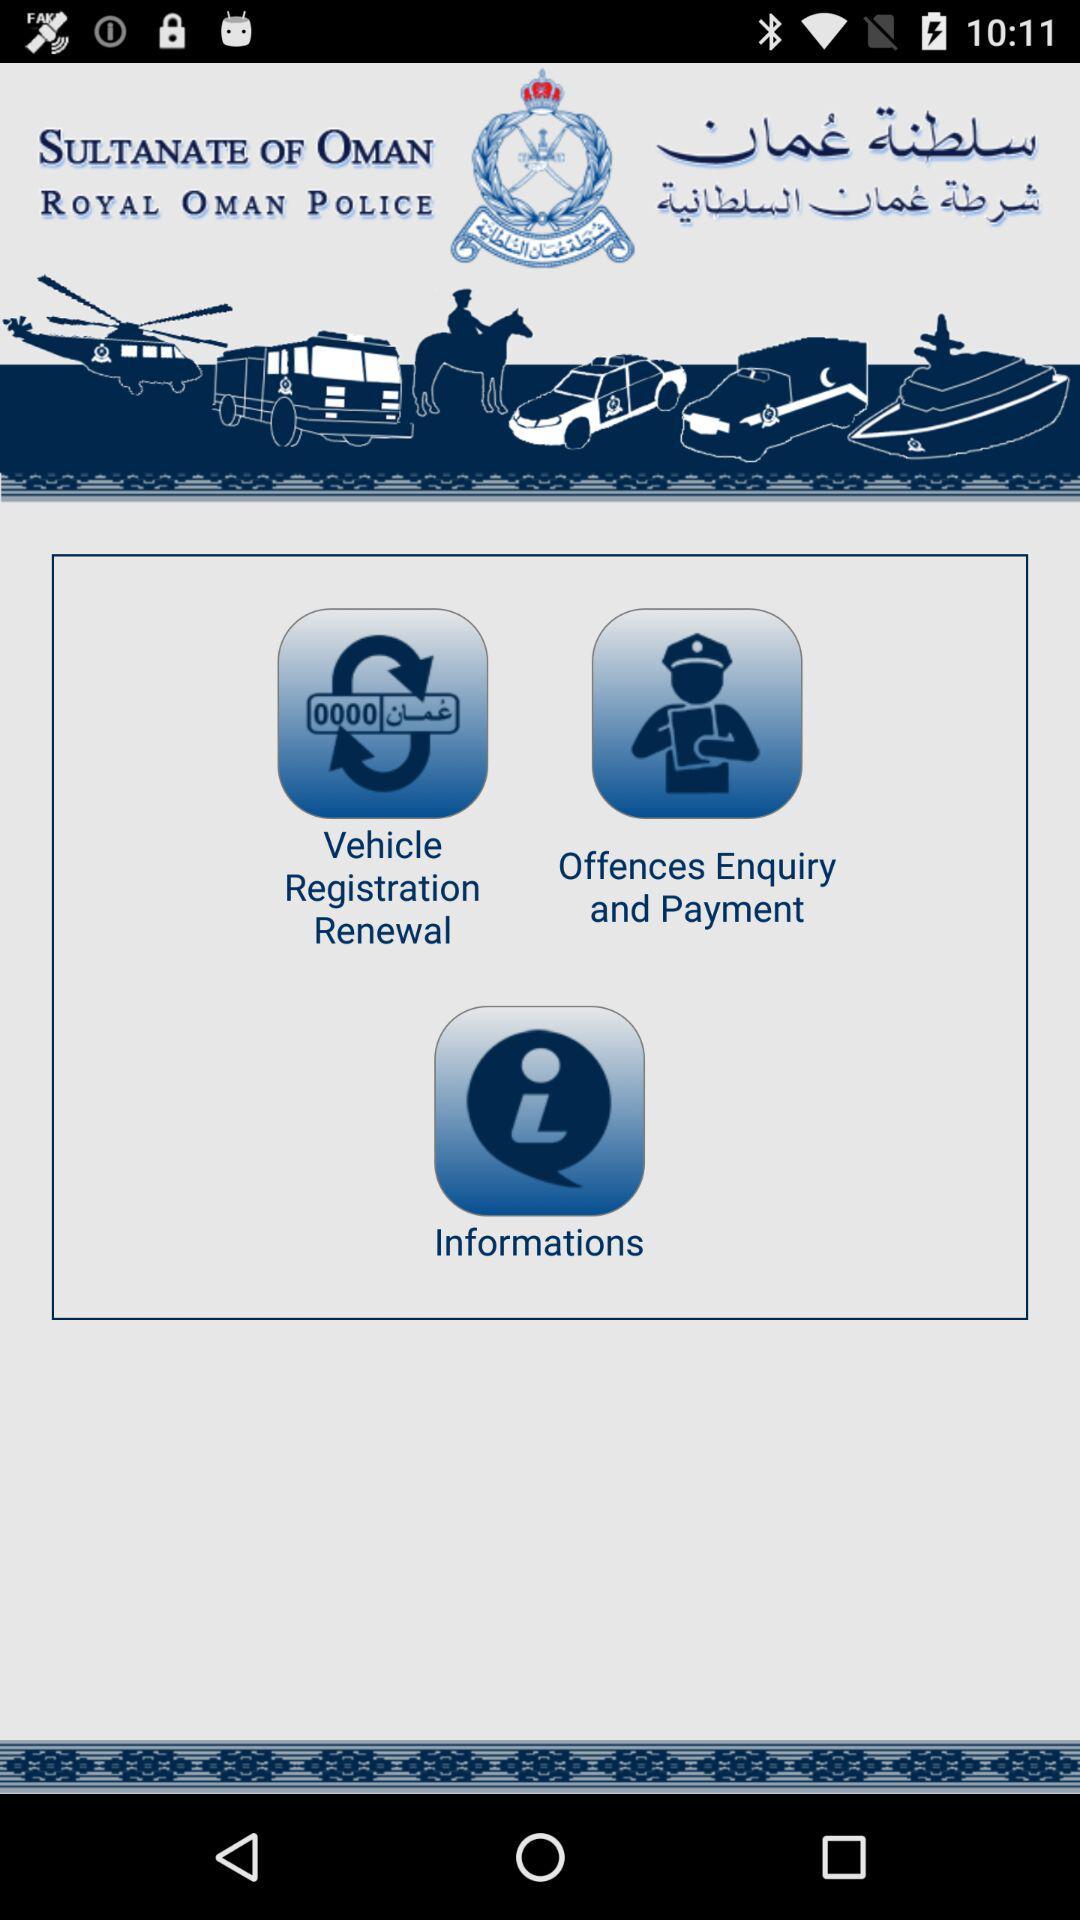  What do you see at coordinates (538, 1189) in the screenshot?
I see `the info icon` at bounding box center [538, 1189].